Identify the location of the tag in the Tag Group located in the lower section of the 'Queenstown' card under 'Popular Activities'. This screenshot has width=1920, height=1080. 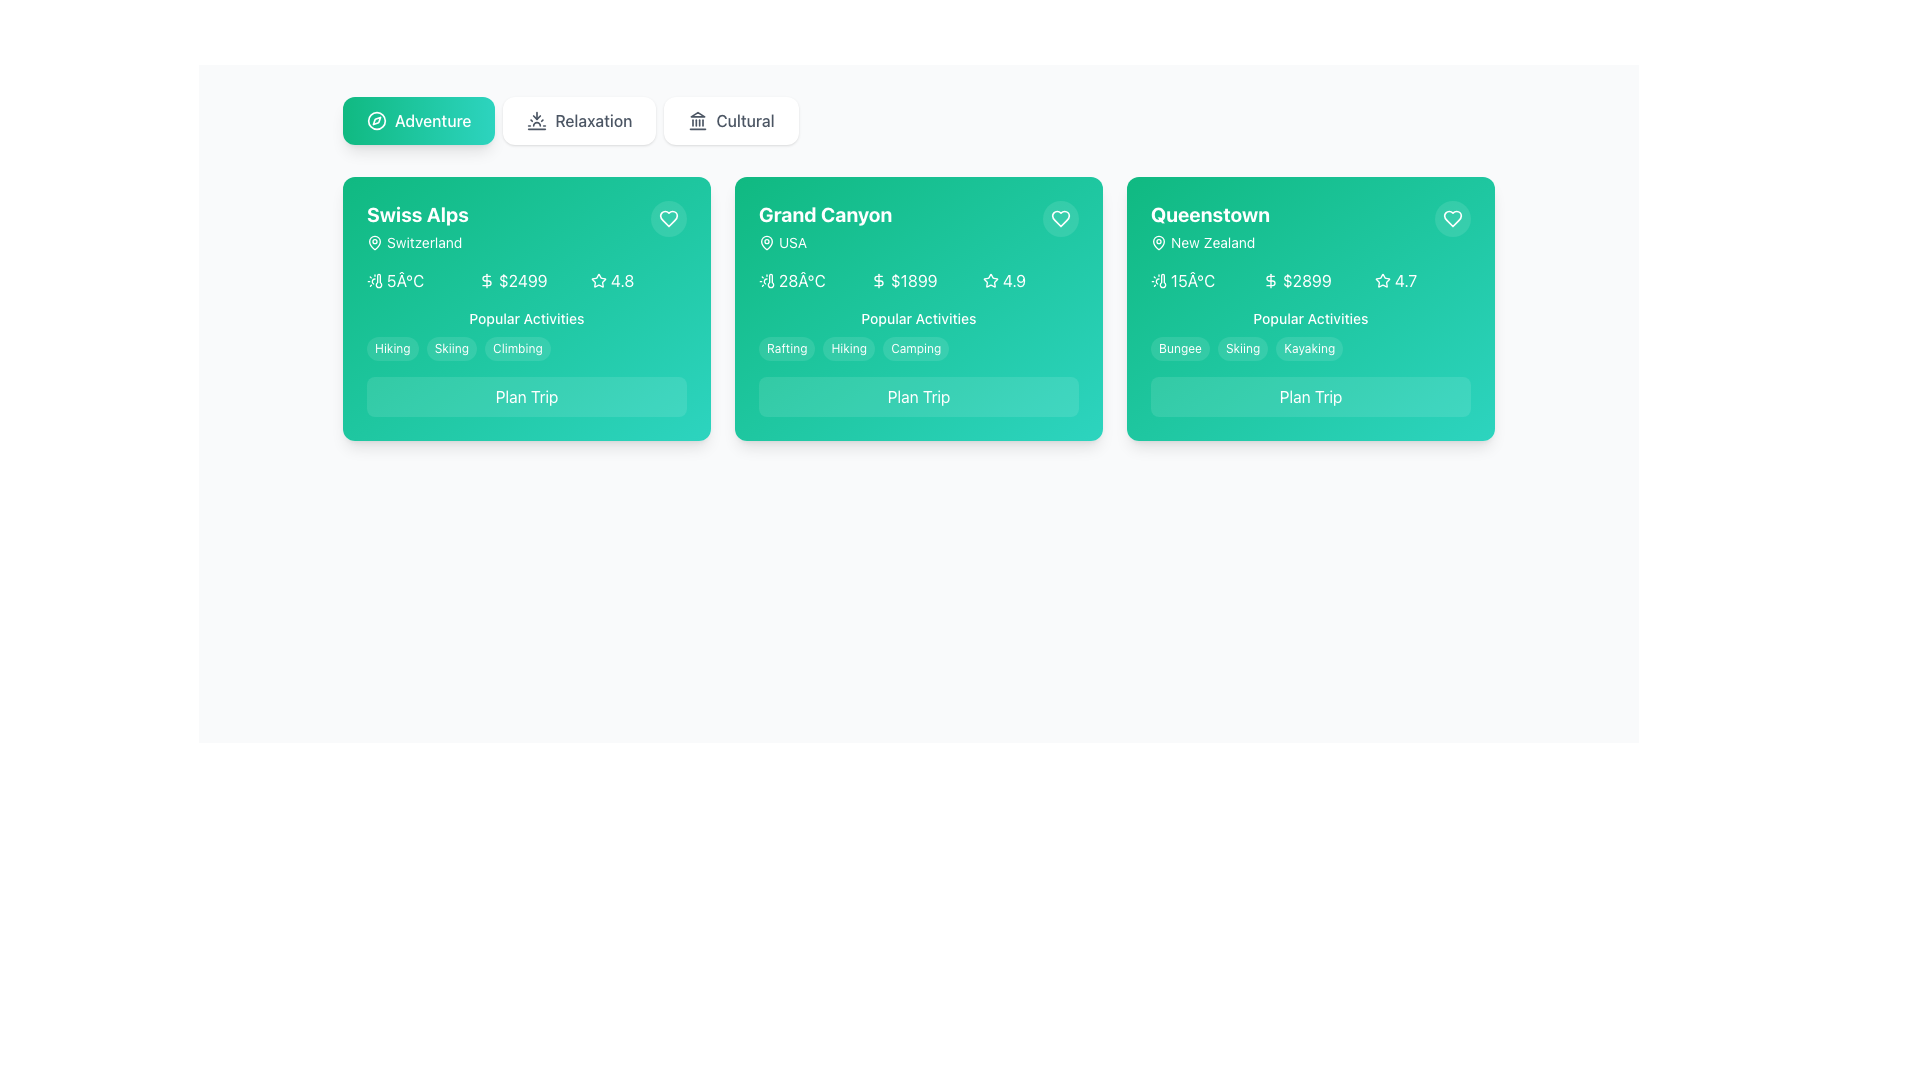
(1310, 334).